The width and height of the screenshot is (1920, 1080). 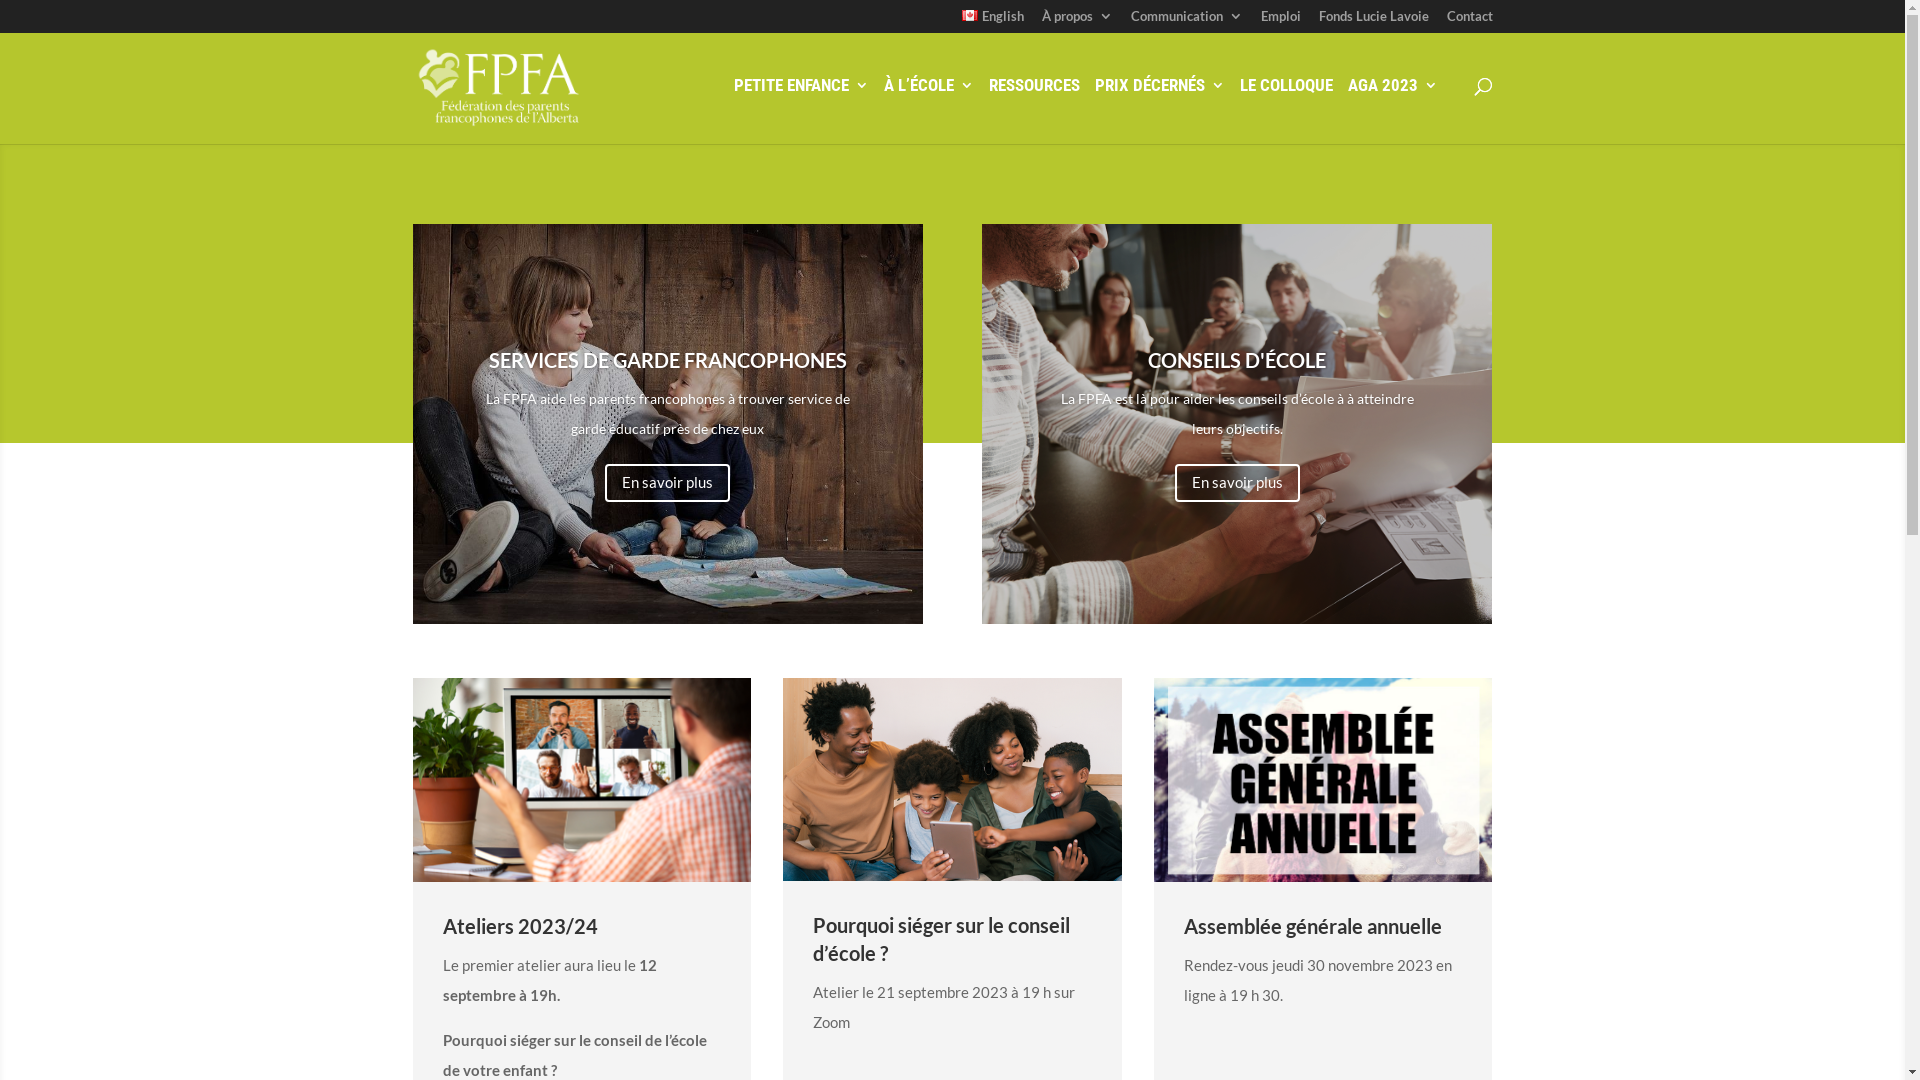 What do you see at coordinates (667, 358) in the screenshot?
I see `'SERVICES DE GARDE FRANCOPHONES'` at bounding box center [667, 358].